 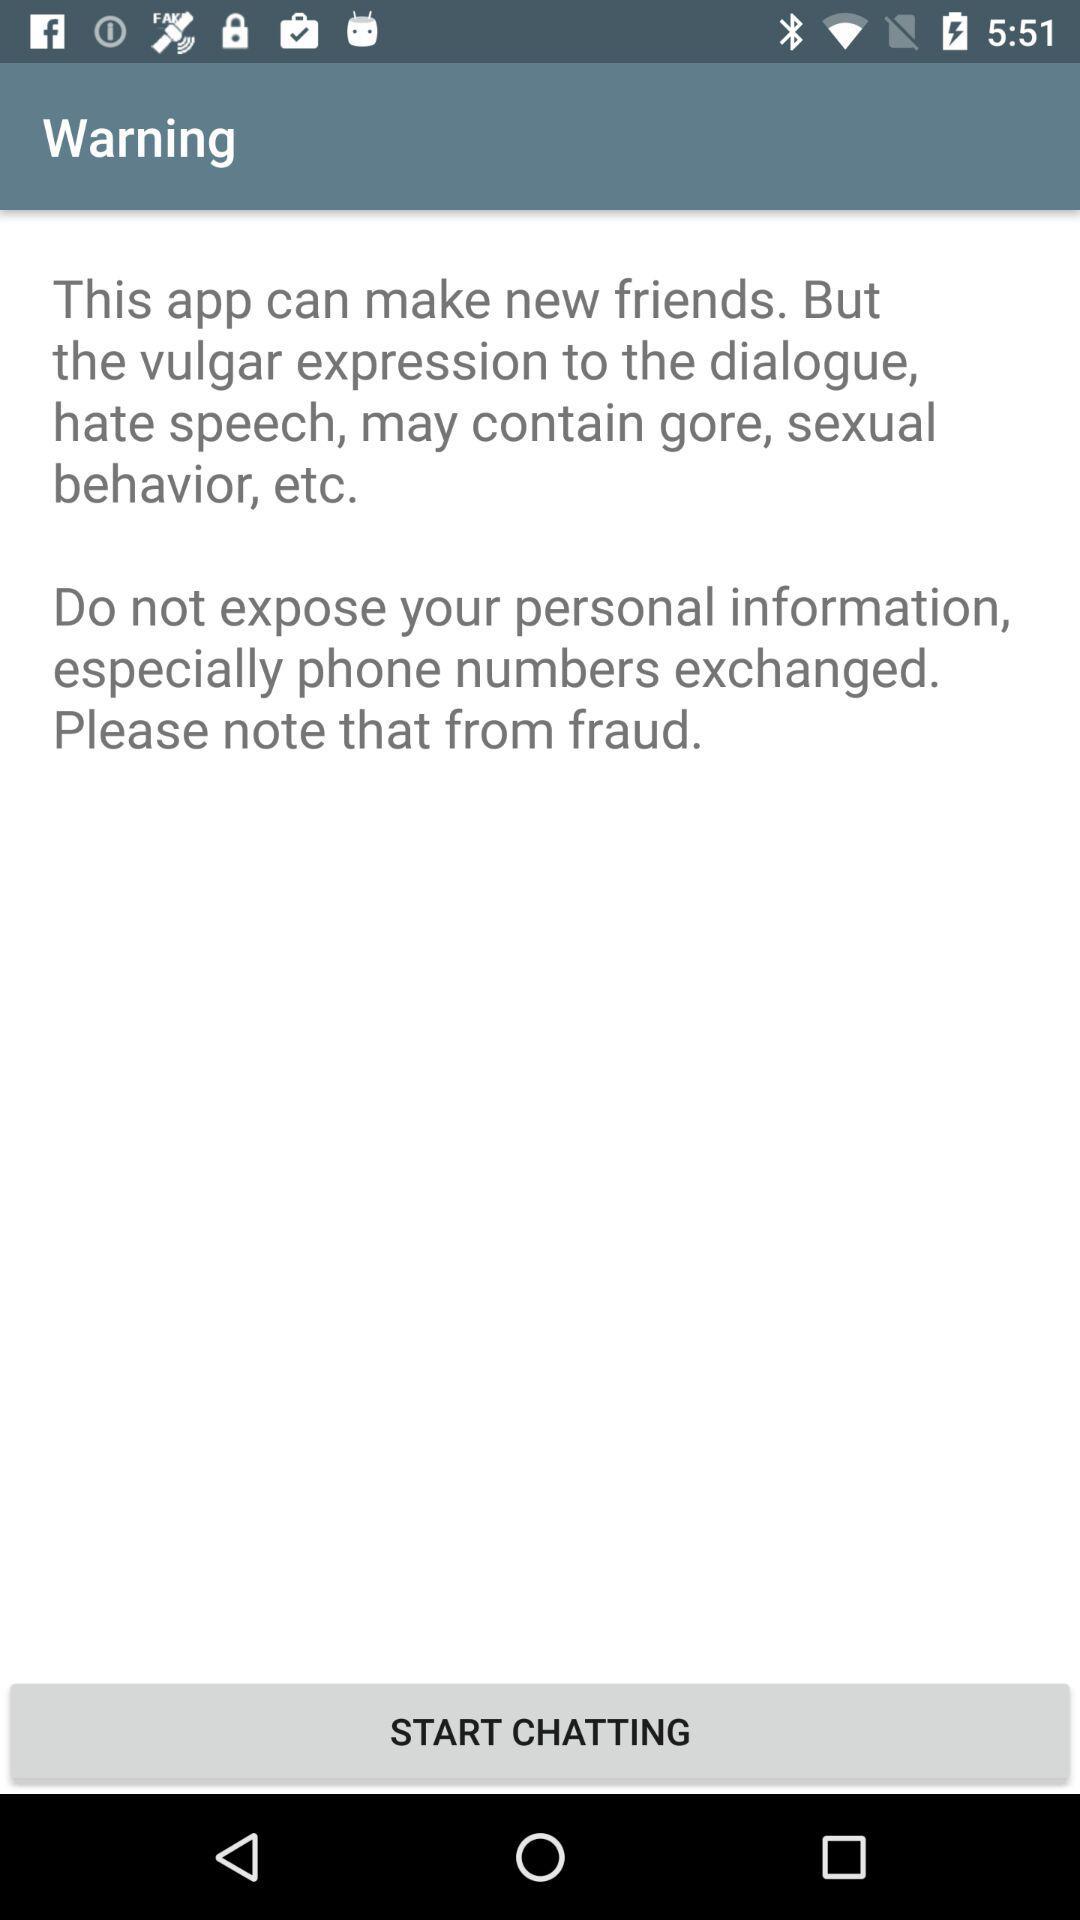 I want to click on the start chatting icon, so click(x=540, y=1730).